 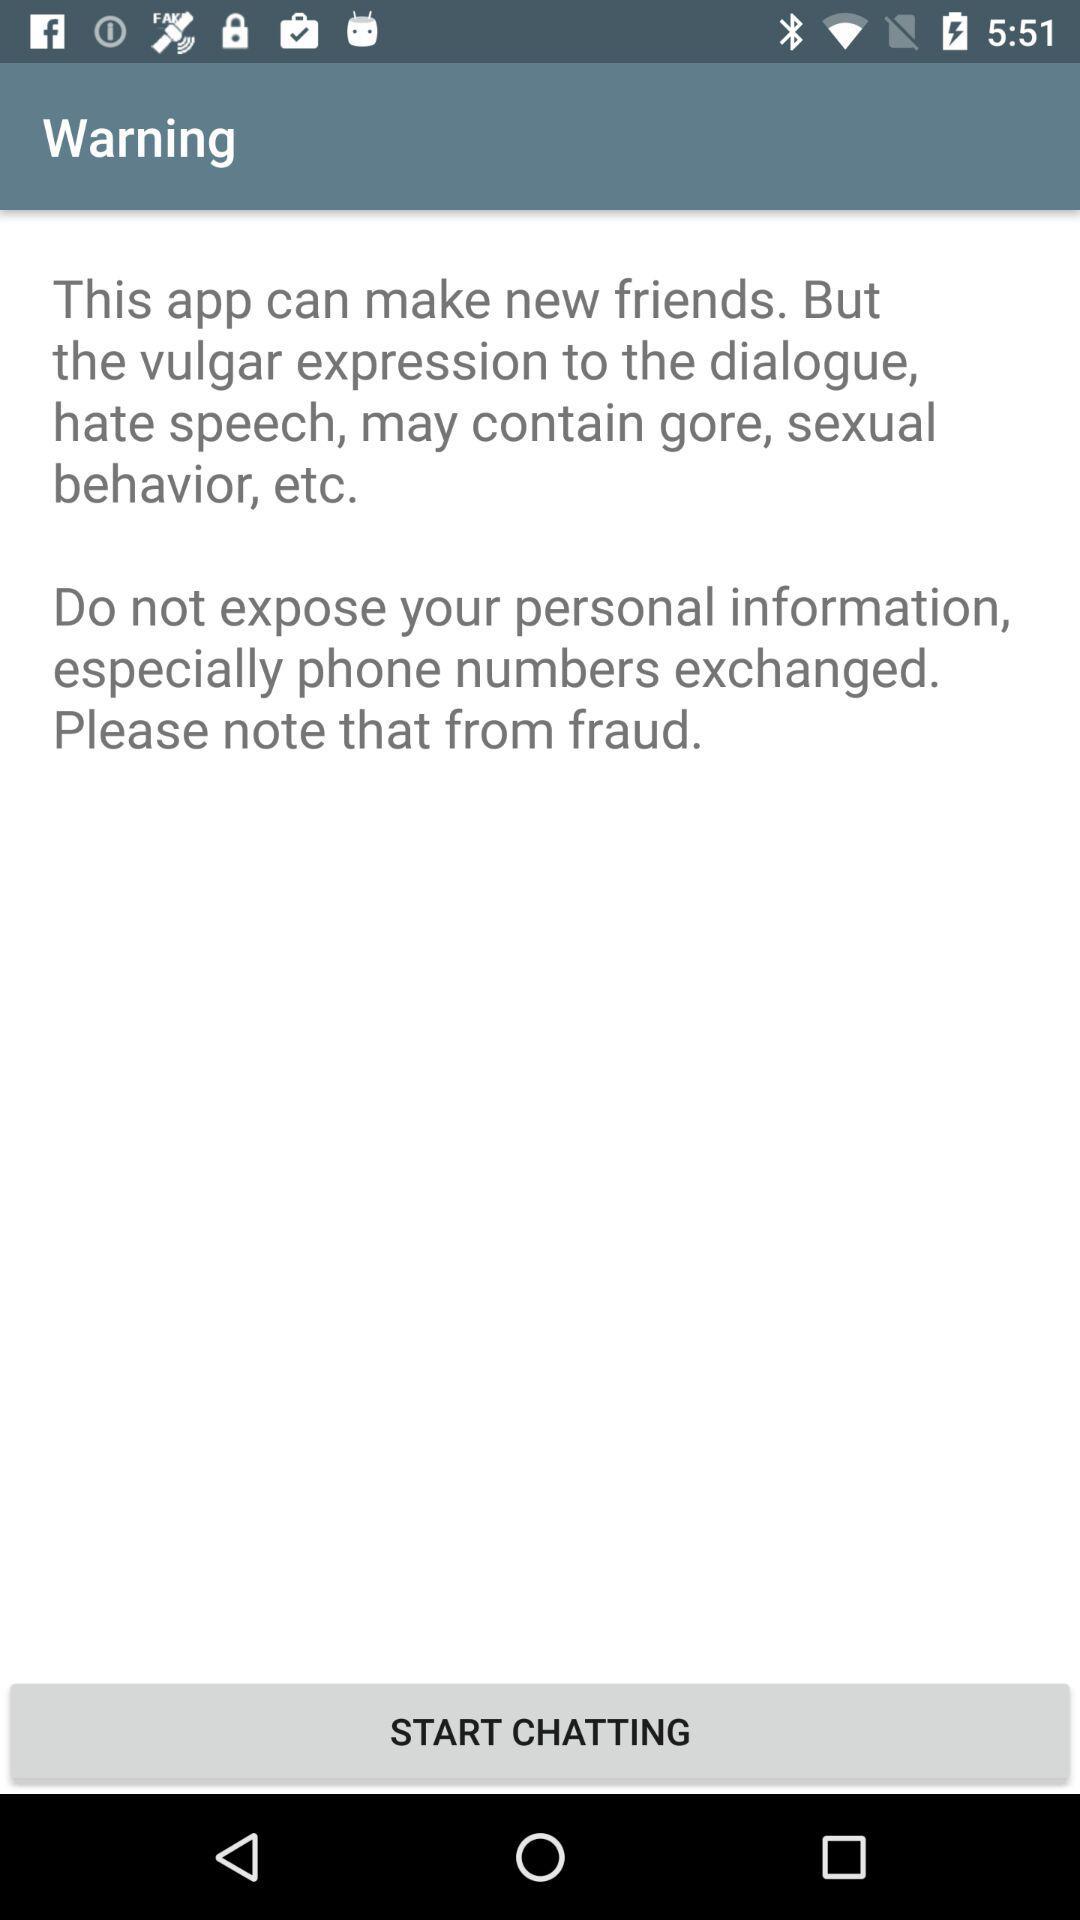 I want to click on the start chatting icon, so click(x=540, y=1730).